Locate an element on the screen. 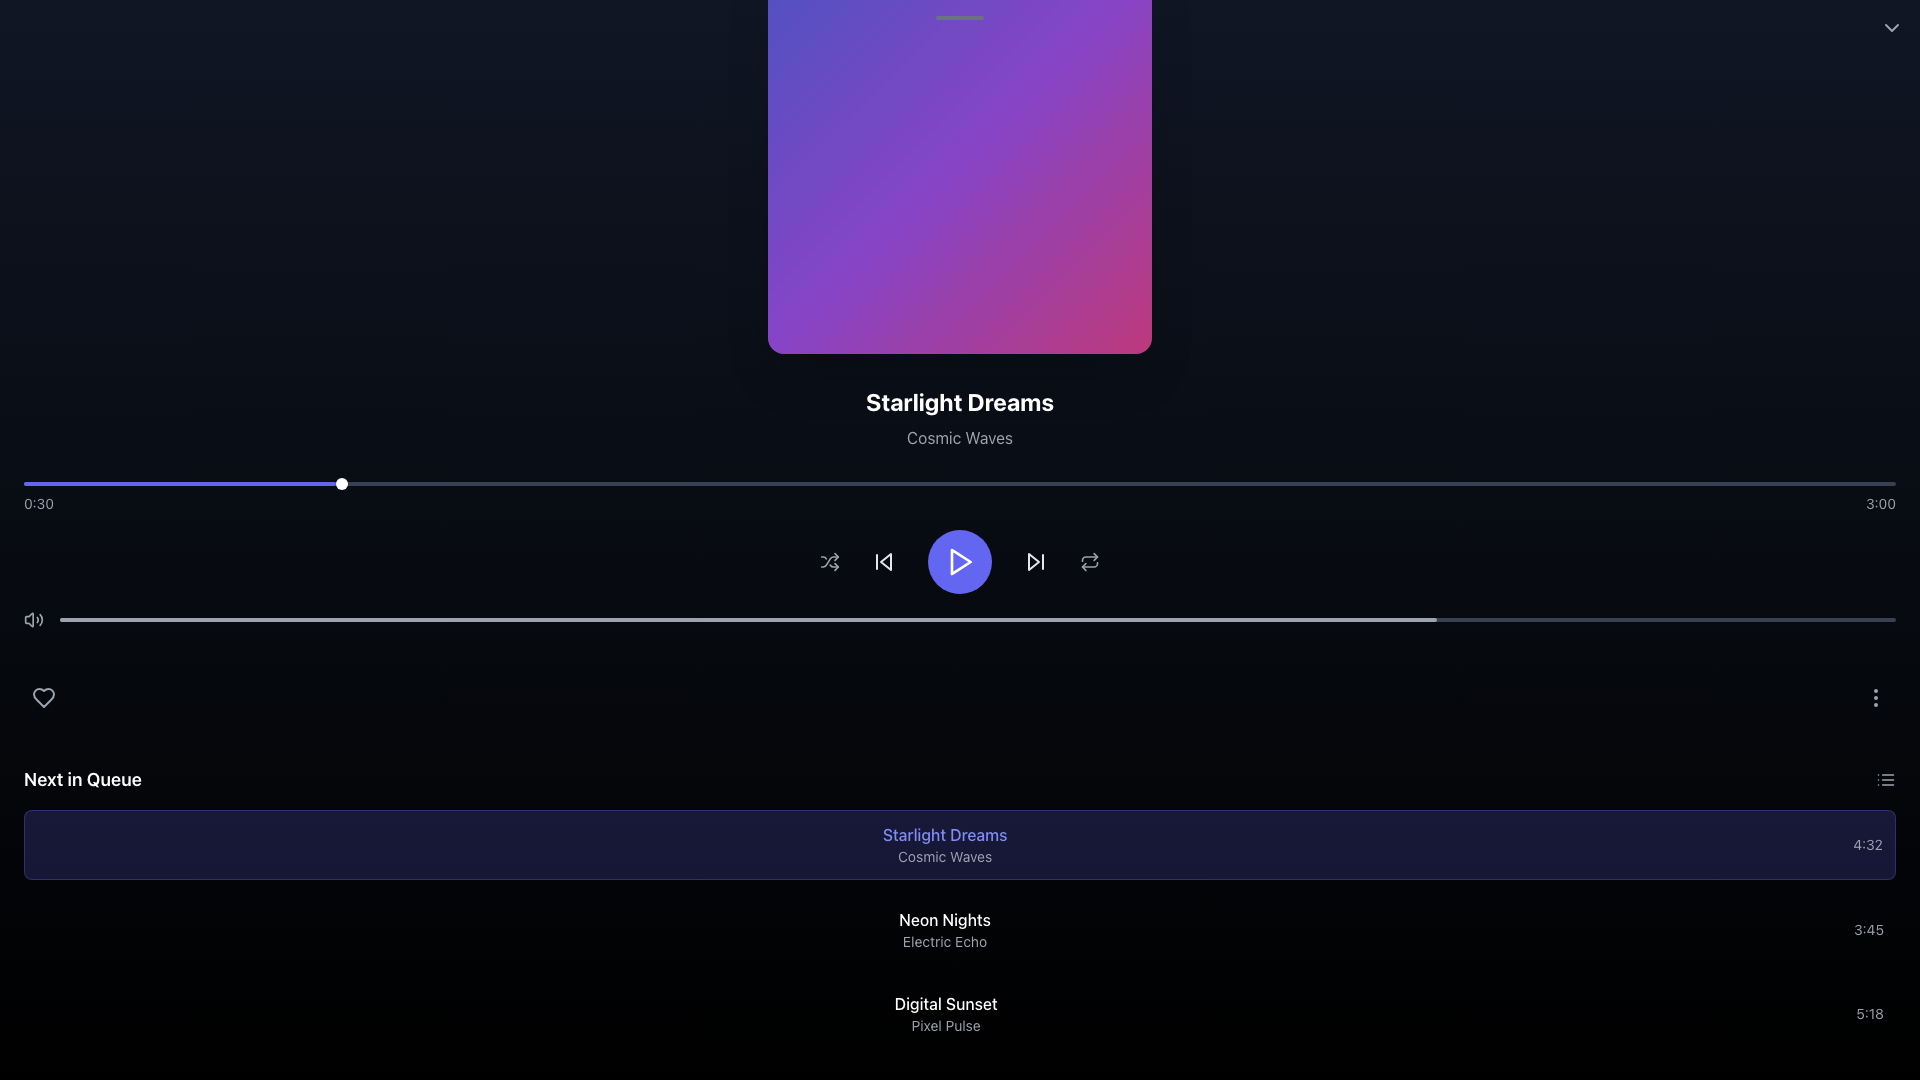  the 'Neon Nights' text label, which is styled in white font and located at the top of the section titled 'Next in Queue' is located at coordinates (944, 920).